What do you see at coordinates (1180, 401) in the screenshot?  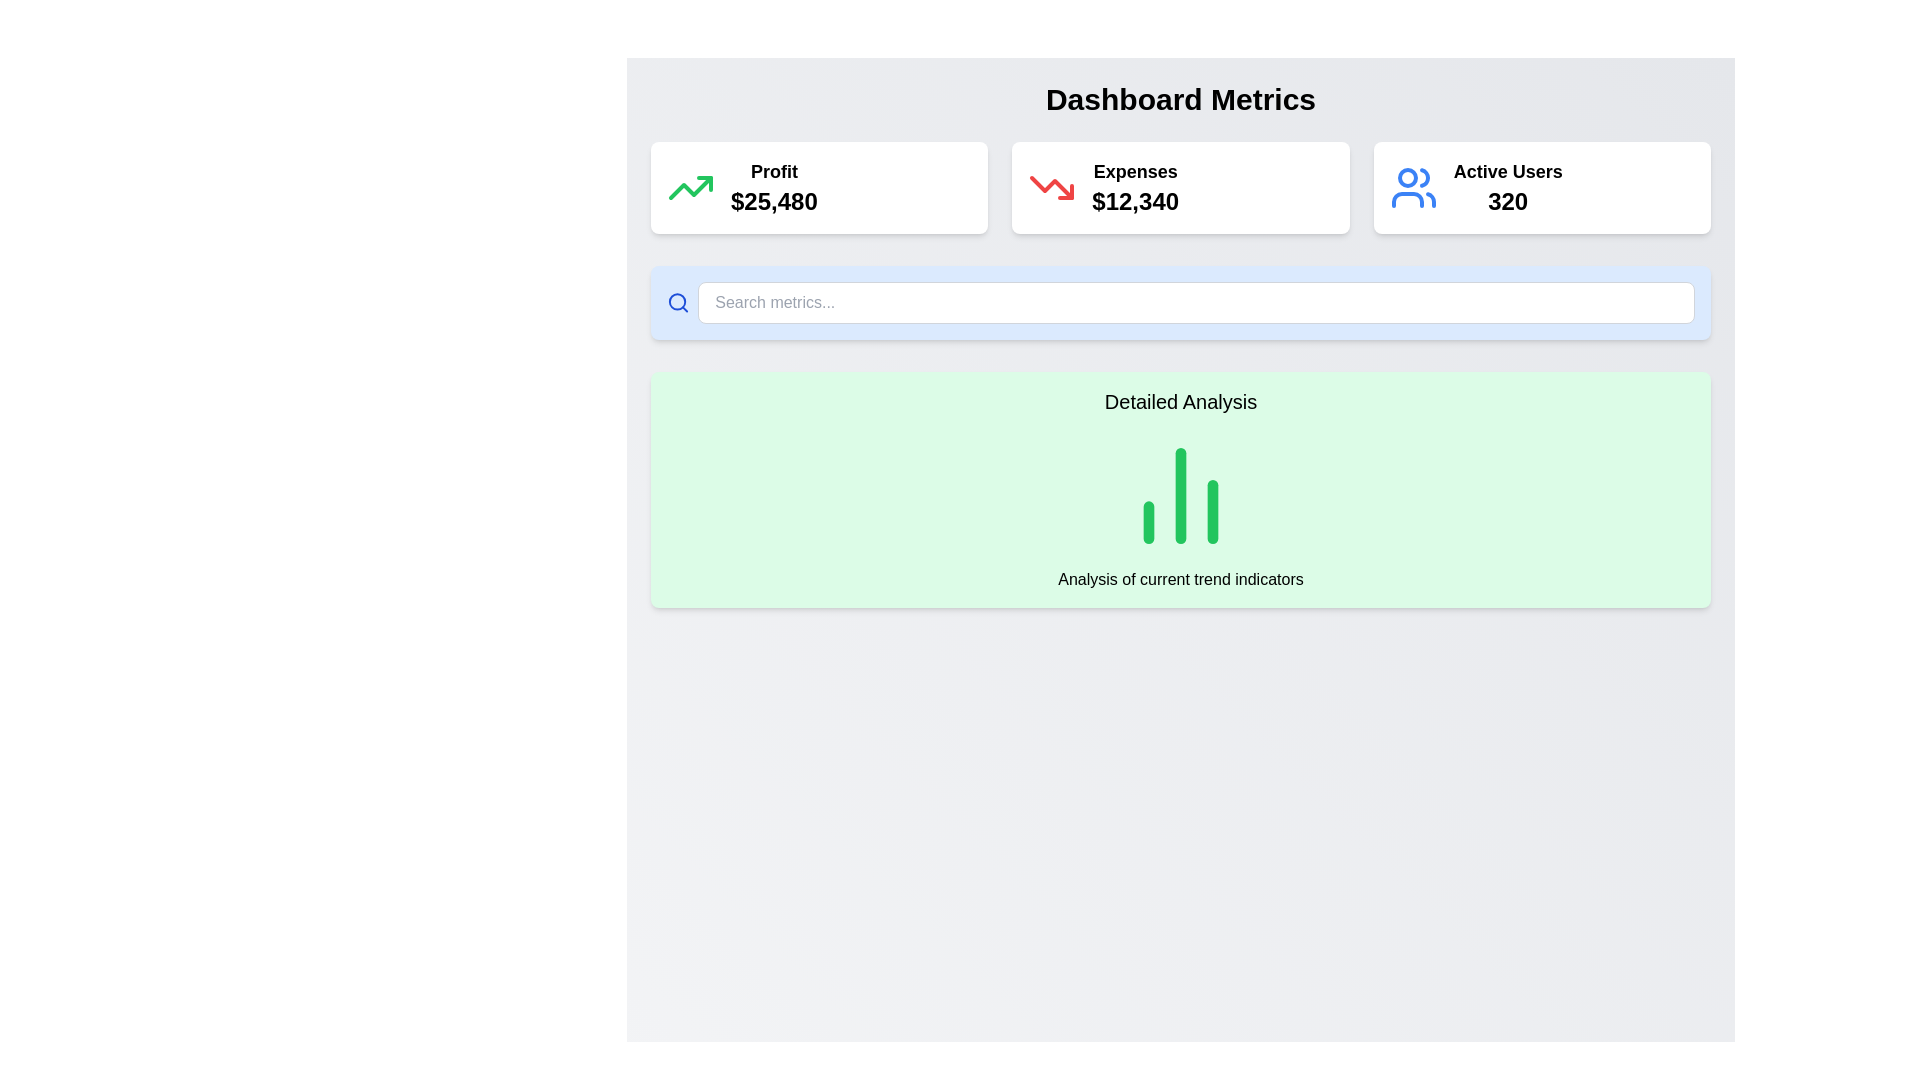 I see `the 'Detailed Analysis' text element, which is styled with a larger font size and bold weight, located at the top of the light green section` at bounding box center [1180, 401].